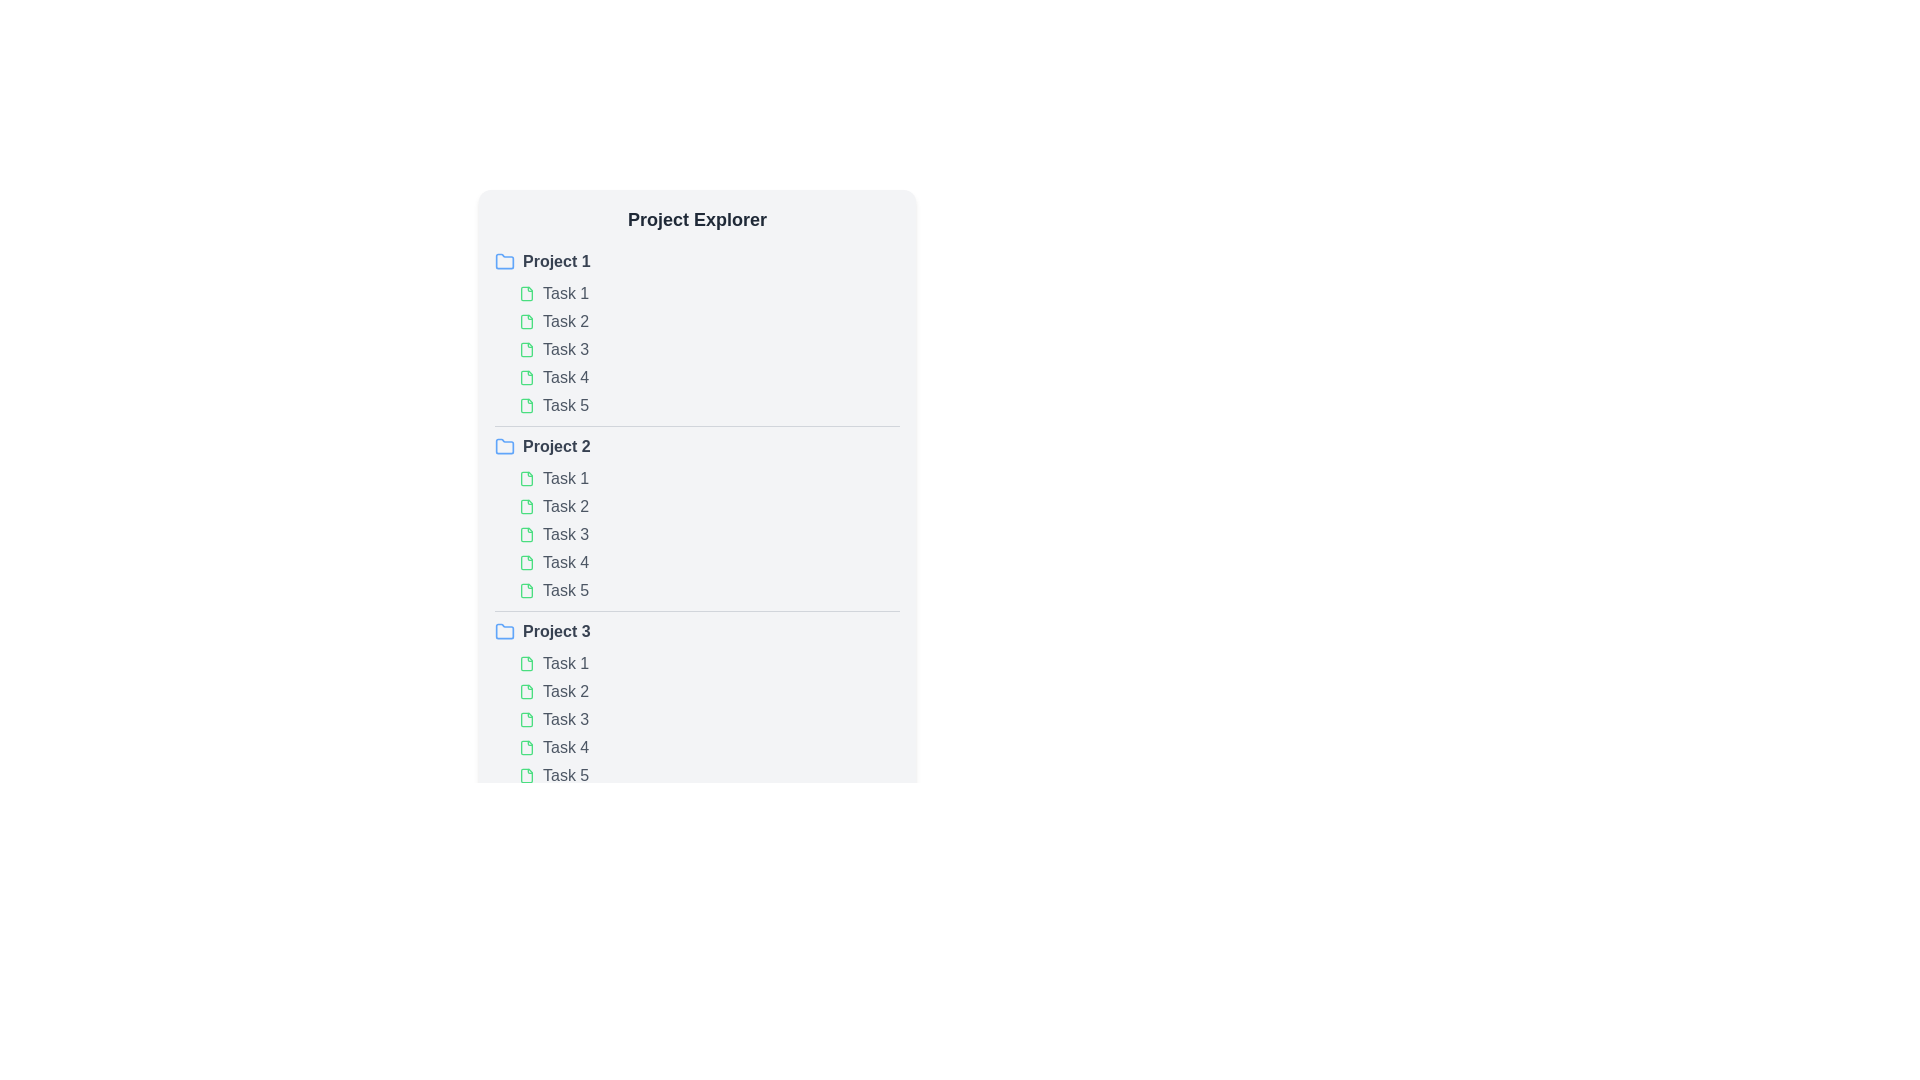 The image size is (1920, 1080). What do you see at coordinates (565, 774) in the screenshot?
I see `the fifth task entry under 'Project 3' in the Project Explorer list` at bounding box center [565, 774].